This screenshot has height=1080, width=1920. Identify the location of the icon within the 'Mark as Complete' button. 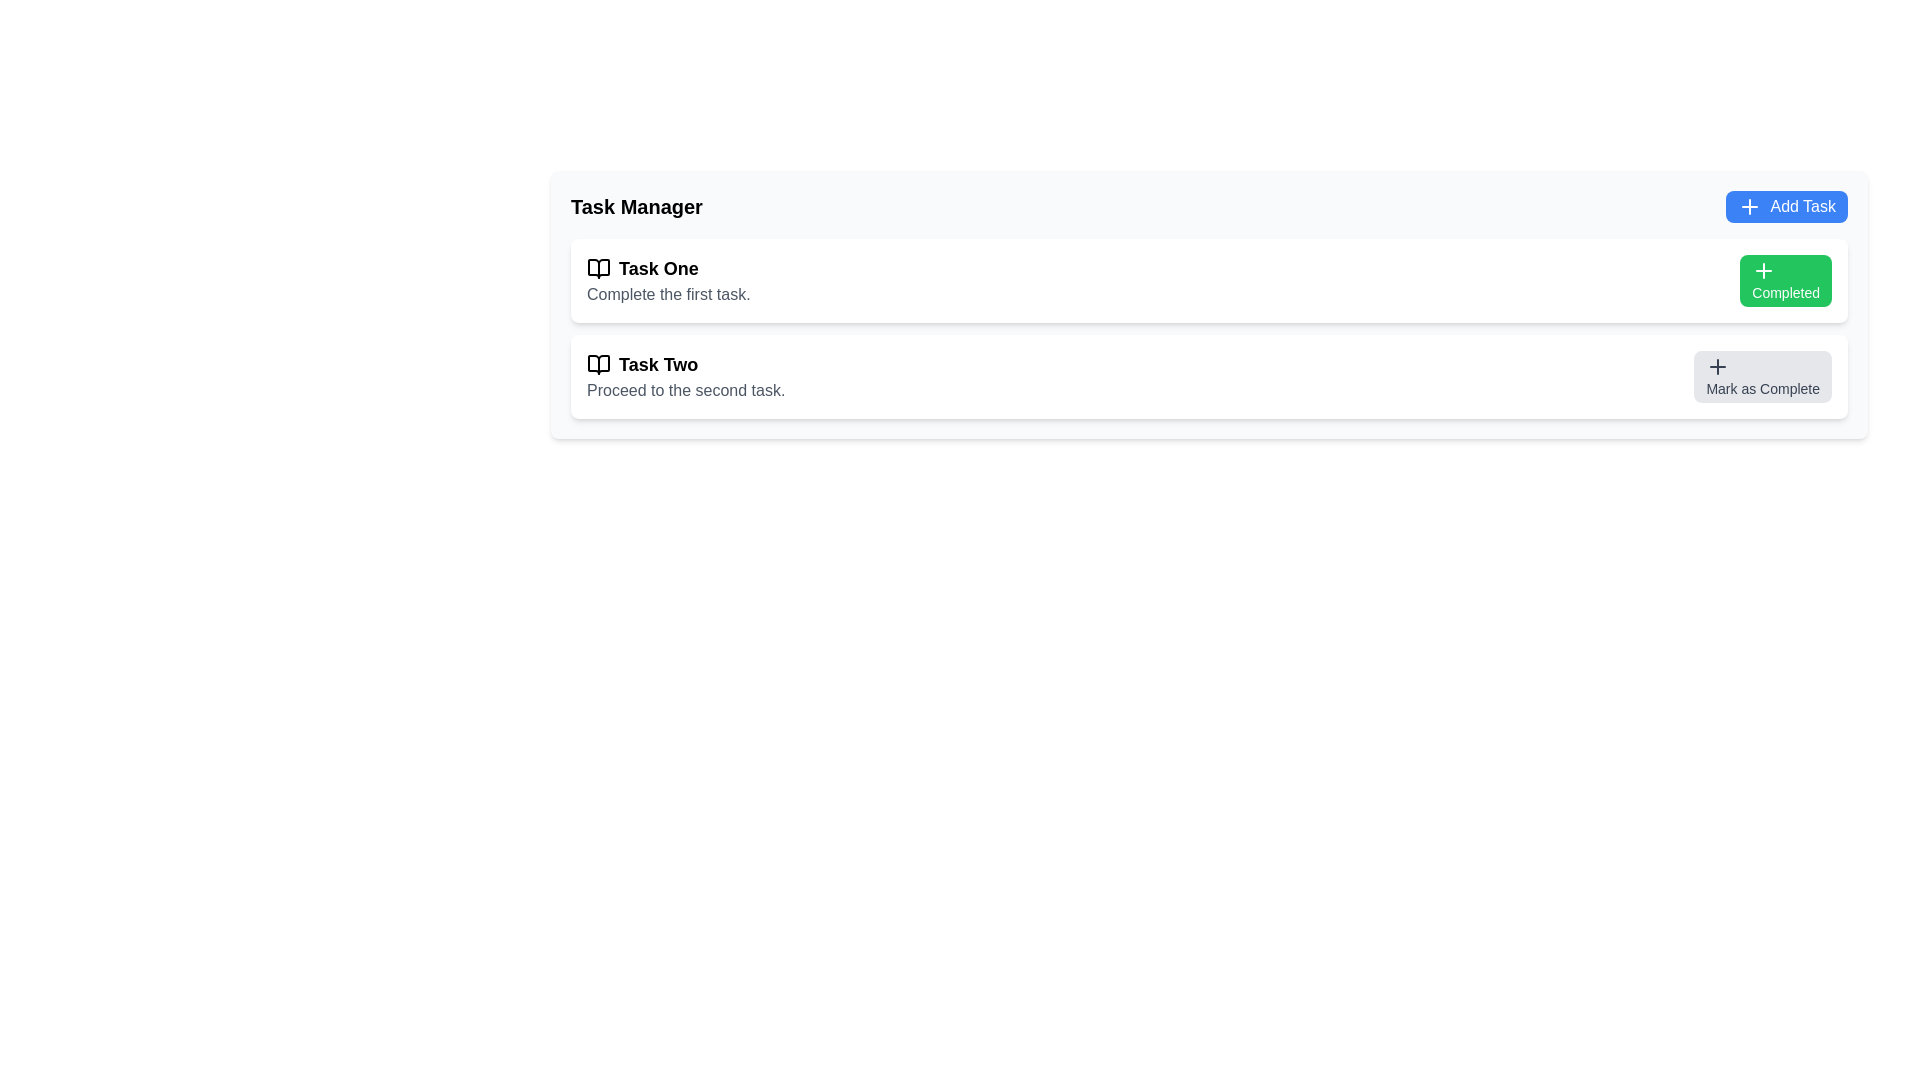
(1717, 366).